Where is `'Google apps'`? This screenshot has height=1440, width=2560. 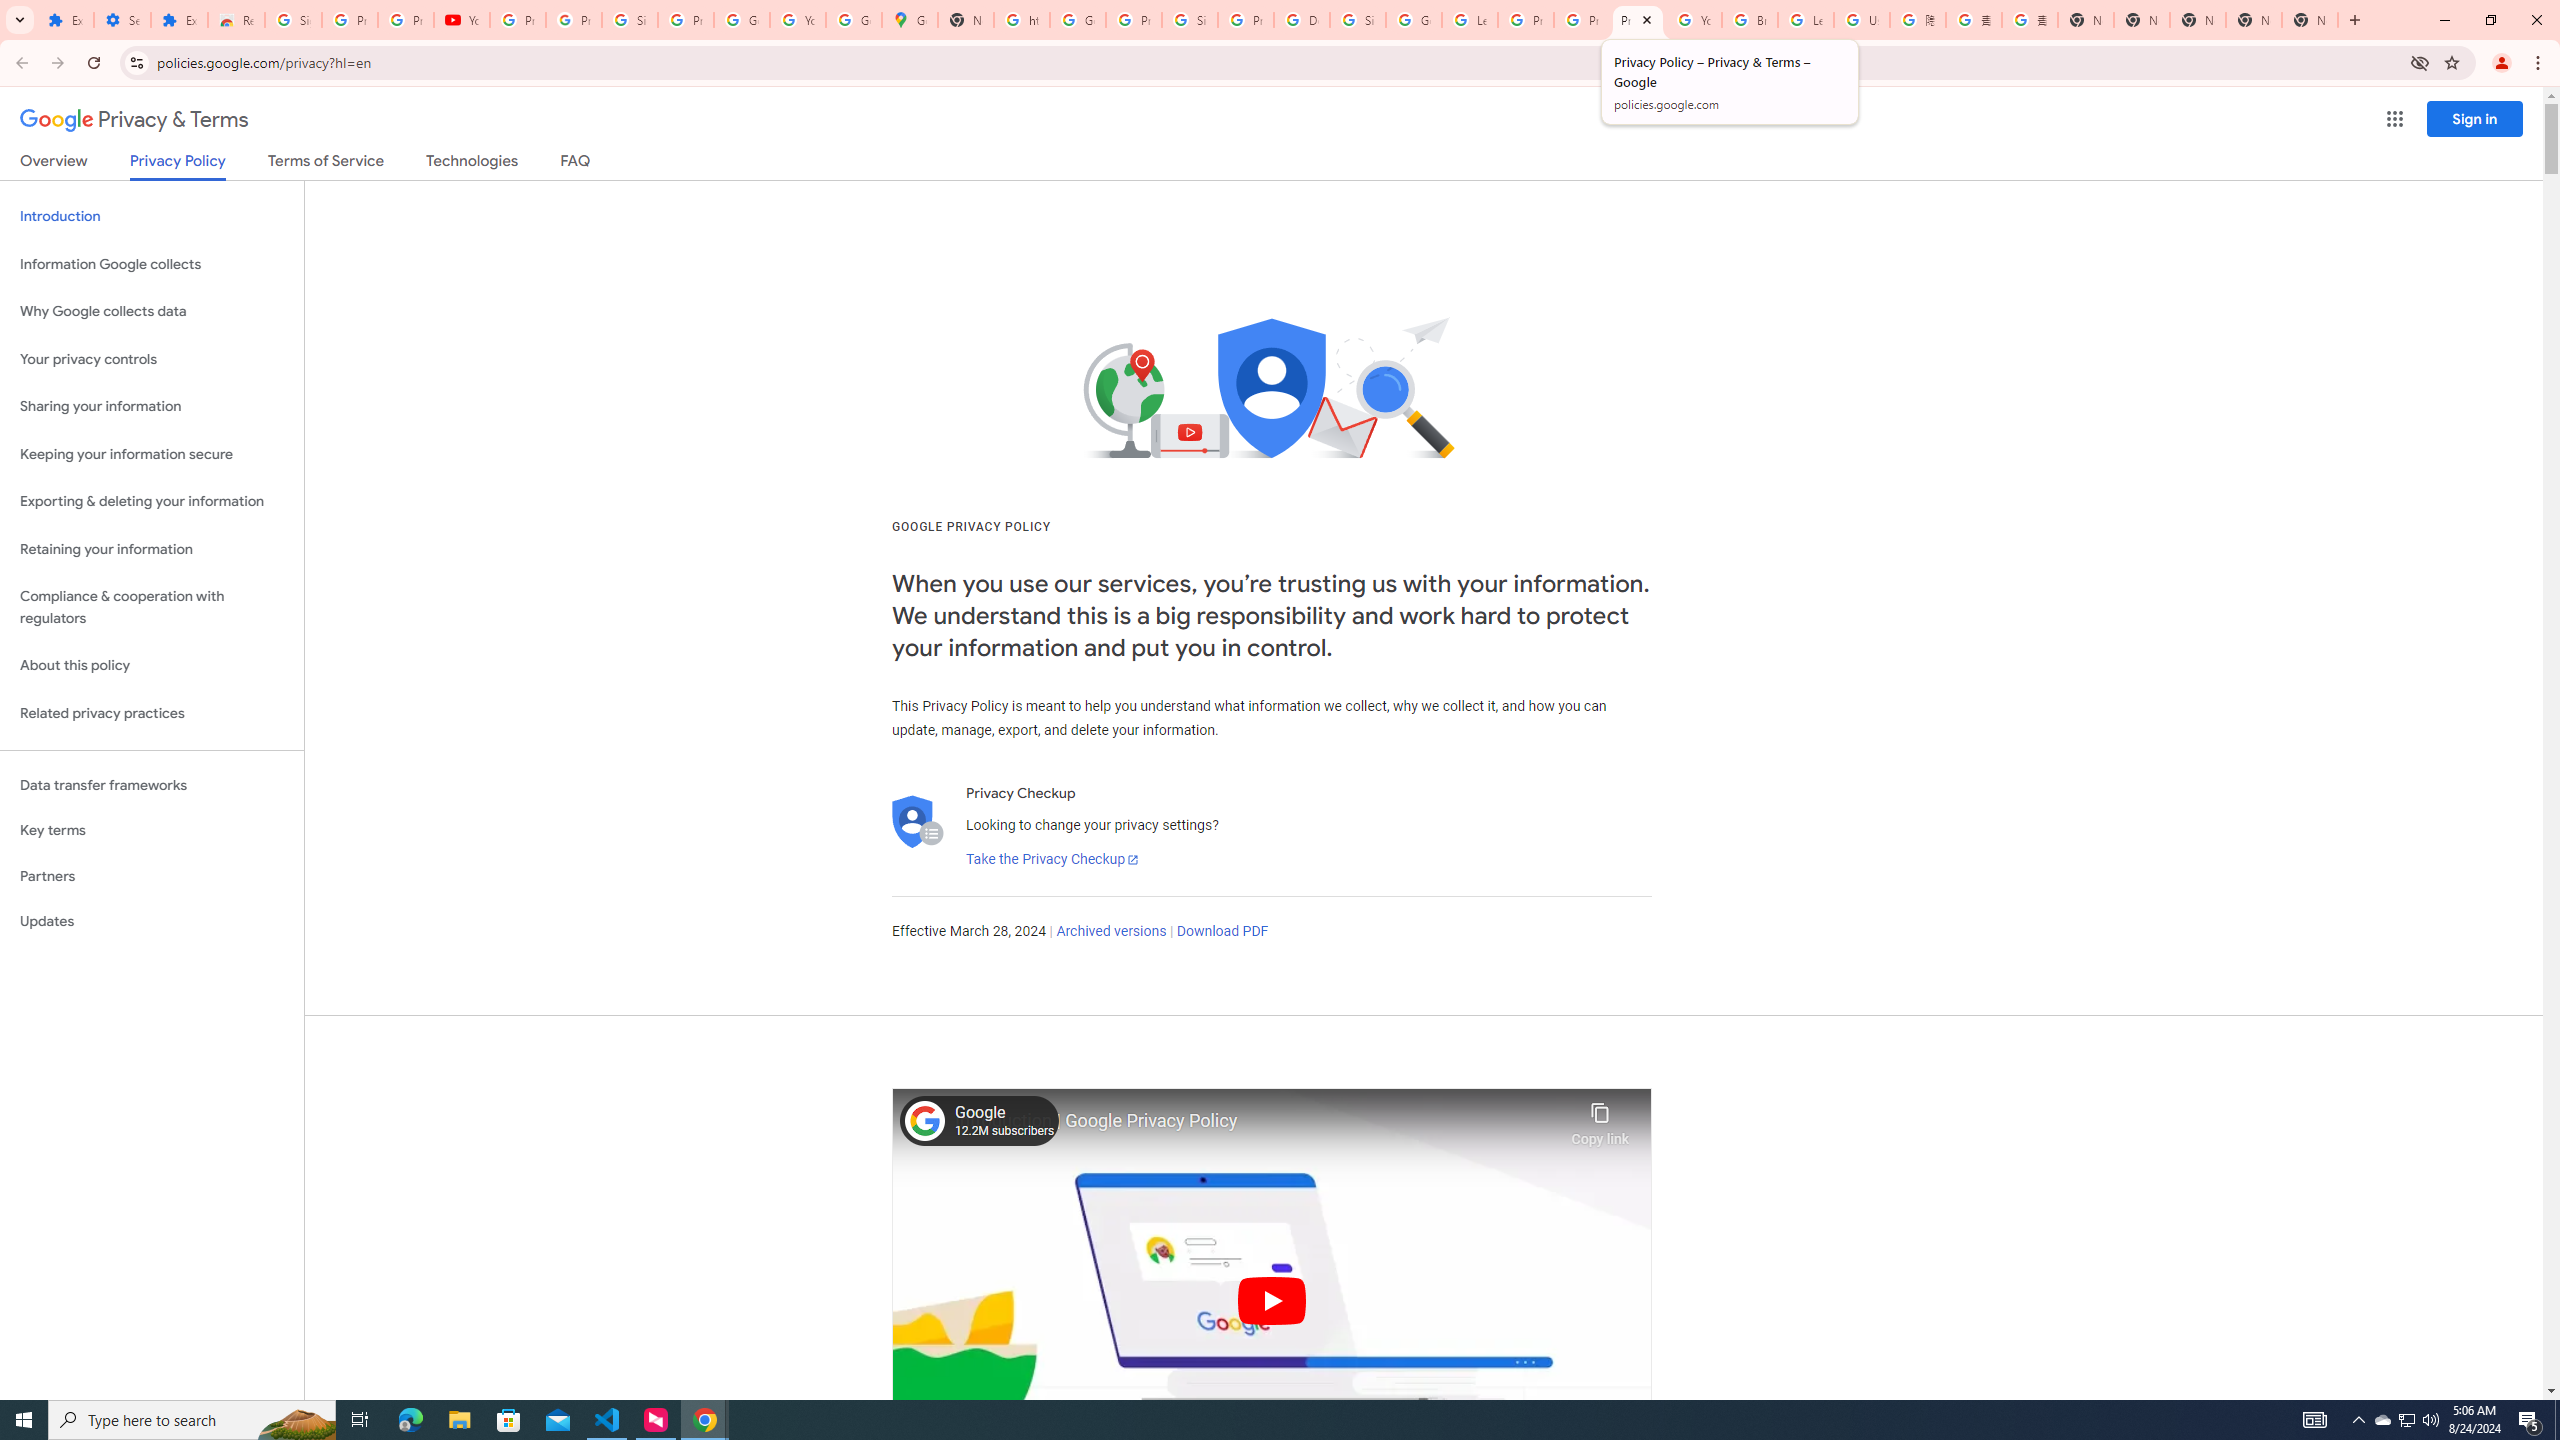
'Google apps' is located at coordinates (2393, 118).